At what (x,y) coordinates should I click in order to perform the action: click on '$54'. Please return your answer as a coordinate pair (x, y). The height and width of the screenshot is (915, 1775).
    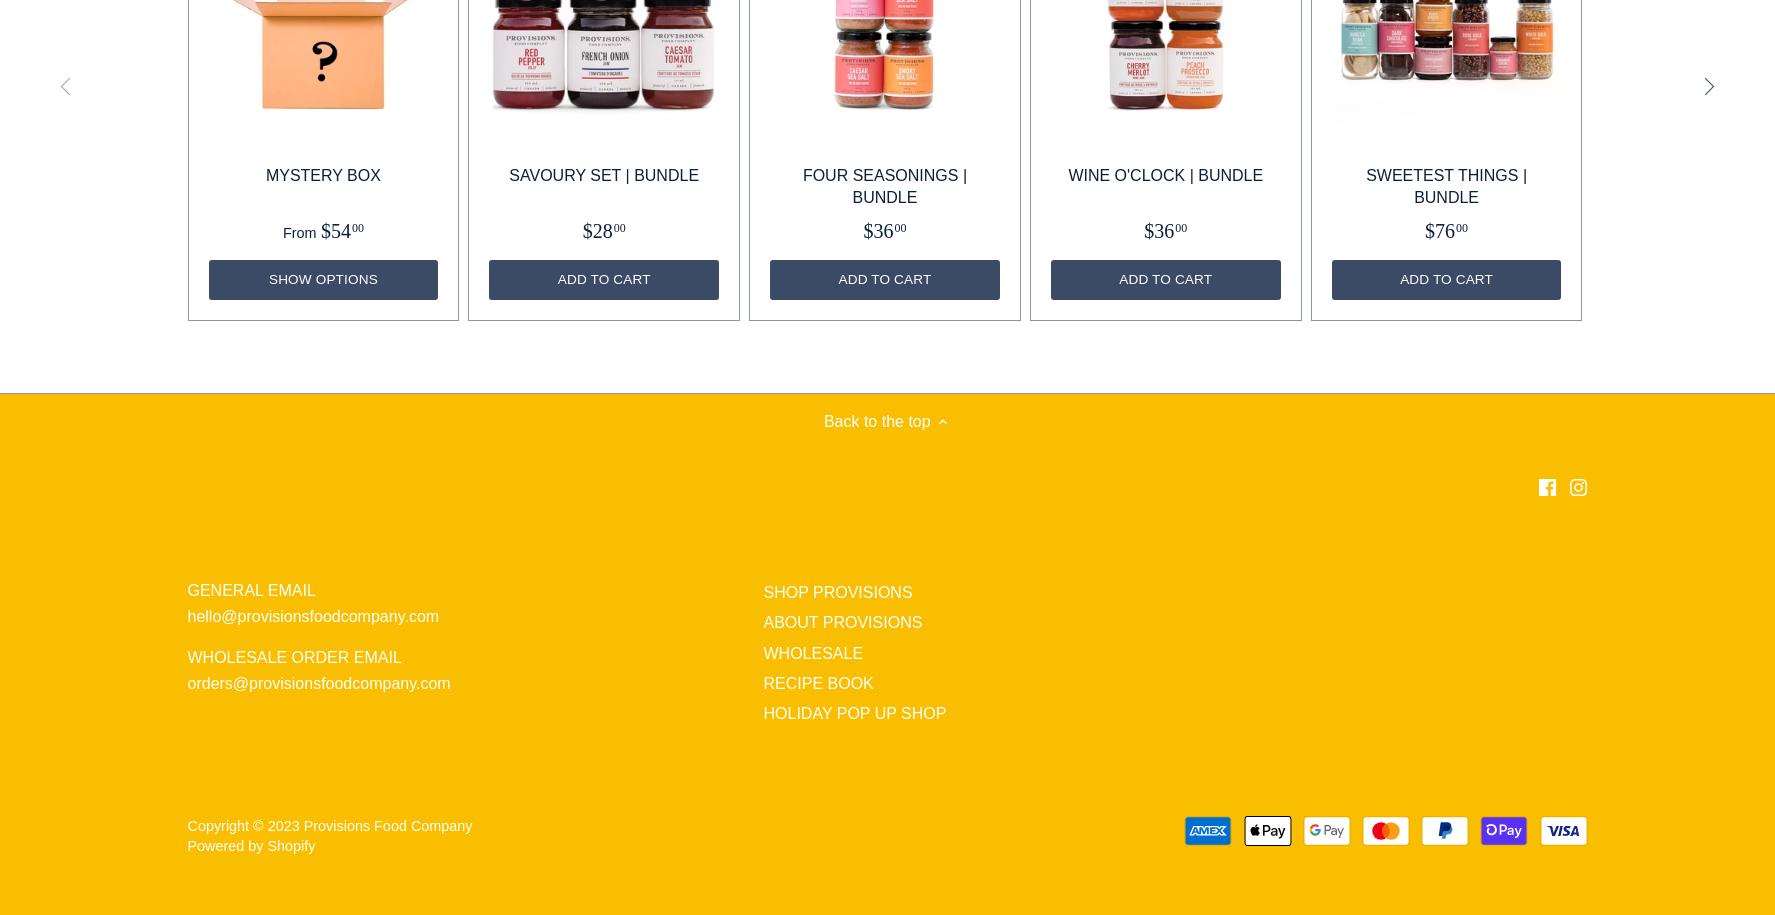
    Looking at the image, I should click on (333, 230).